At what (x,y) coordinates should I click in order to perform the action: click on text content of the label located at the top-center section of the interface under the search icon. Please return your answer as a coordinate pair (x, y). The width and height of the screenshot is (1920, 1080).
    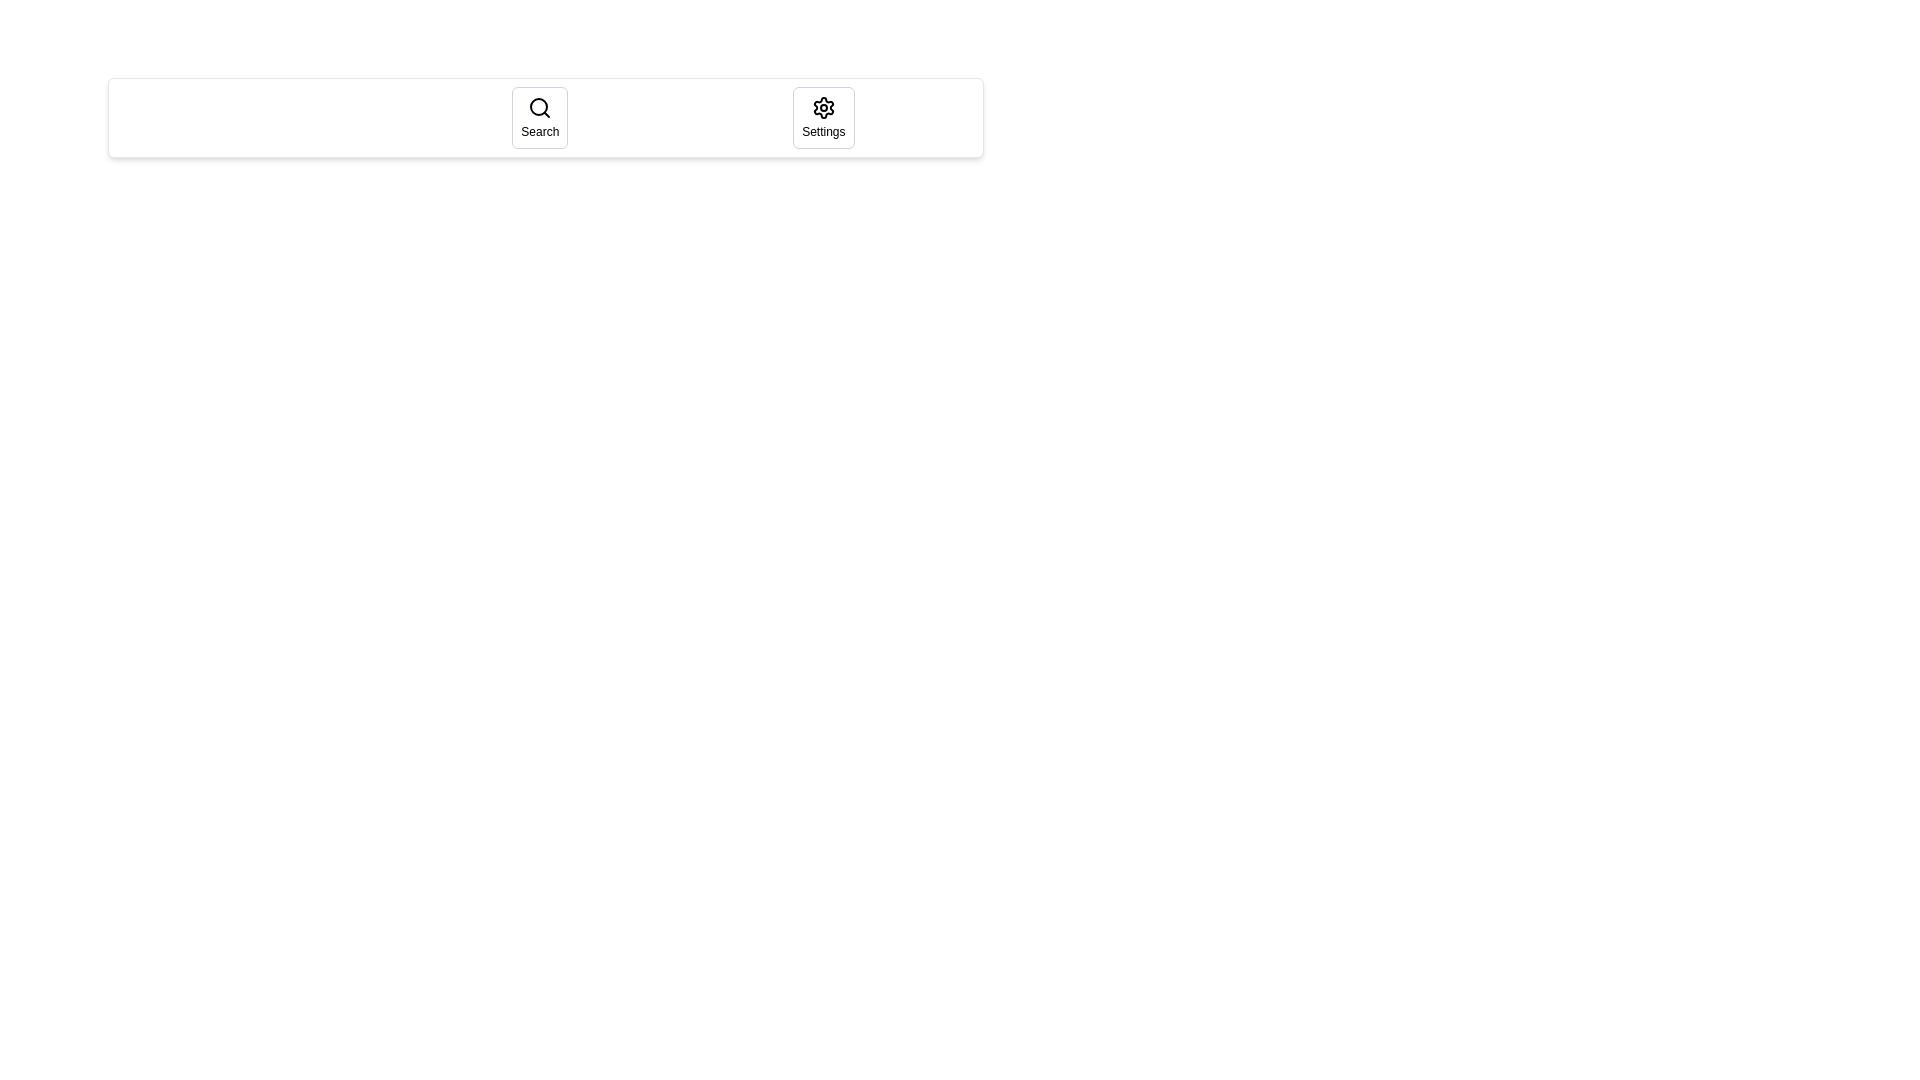
    Looking at the image, I should click on (540, 131).